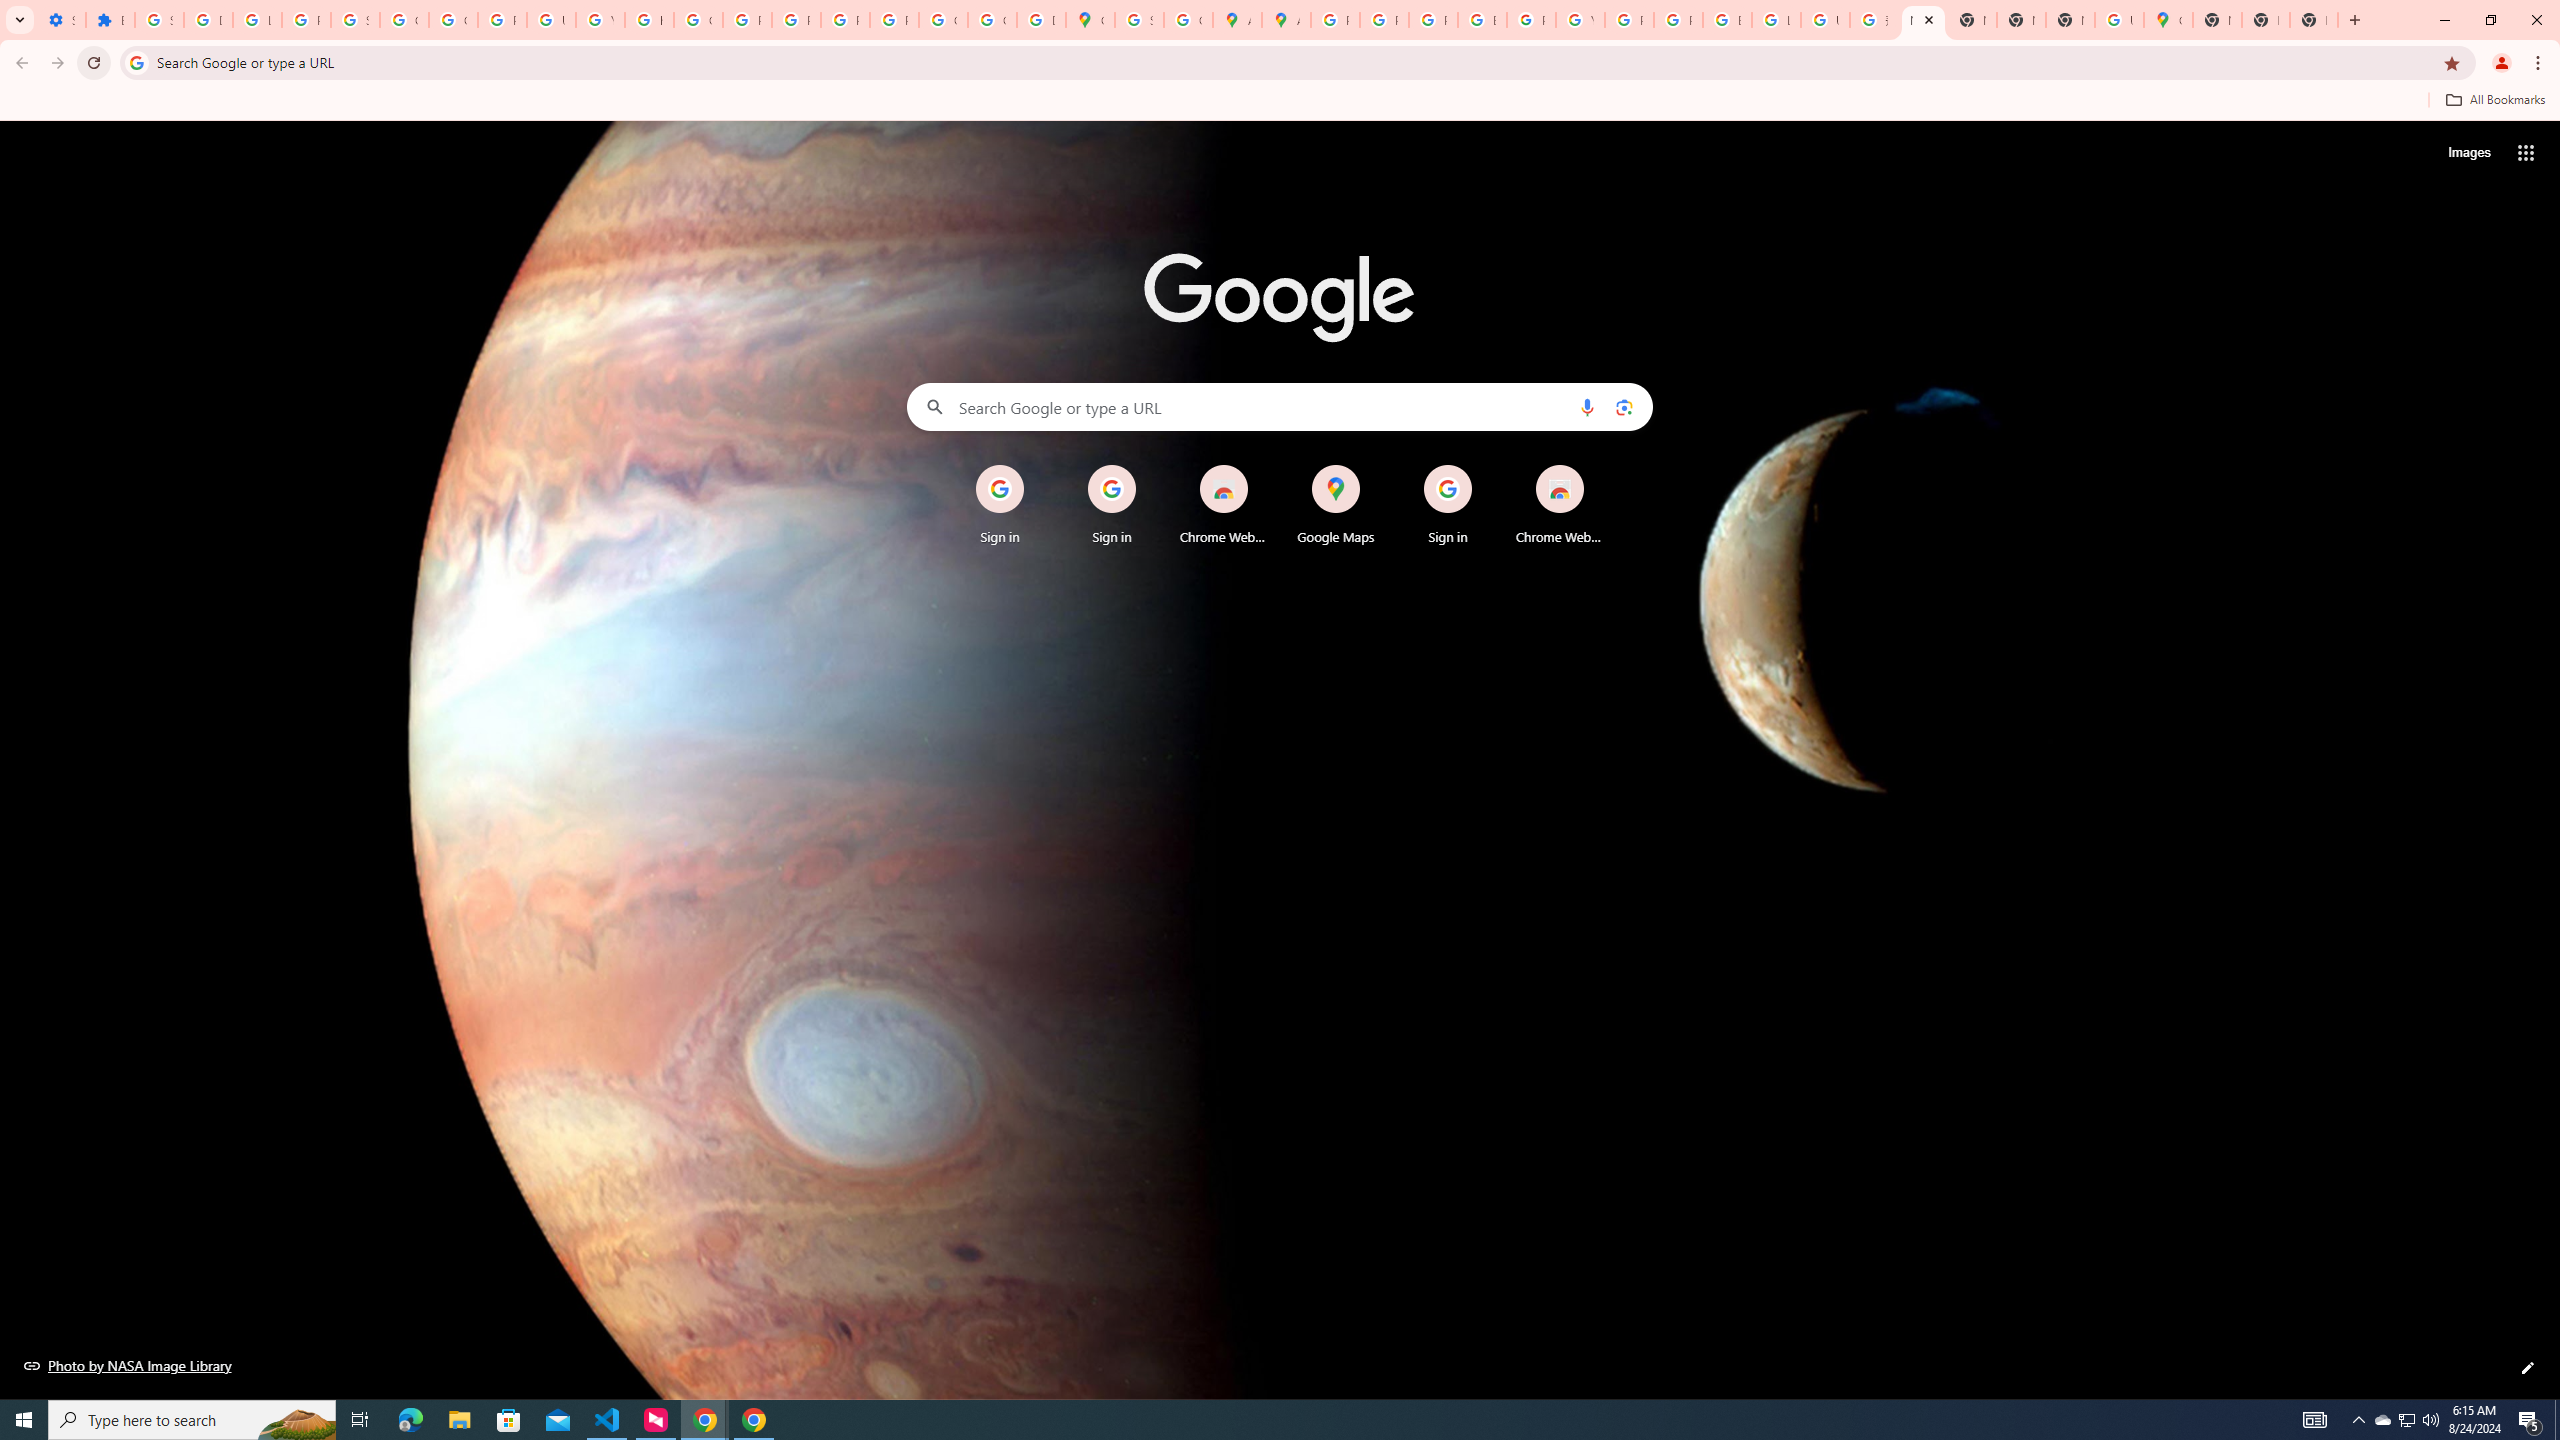  I want to click on 'Google Account Help', so click(403, 19).